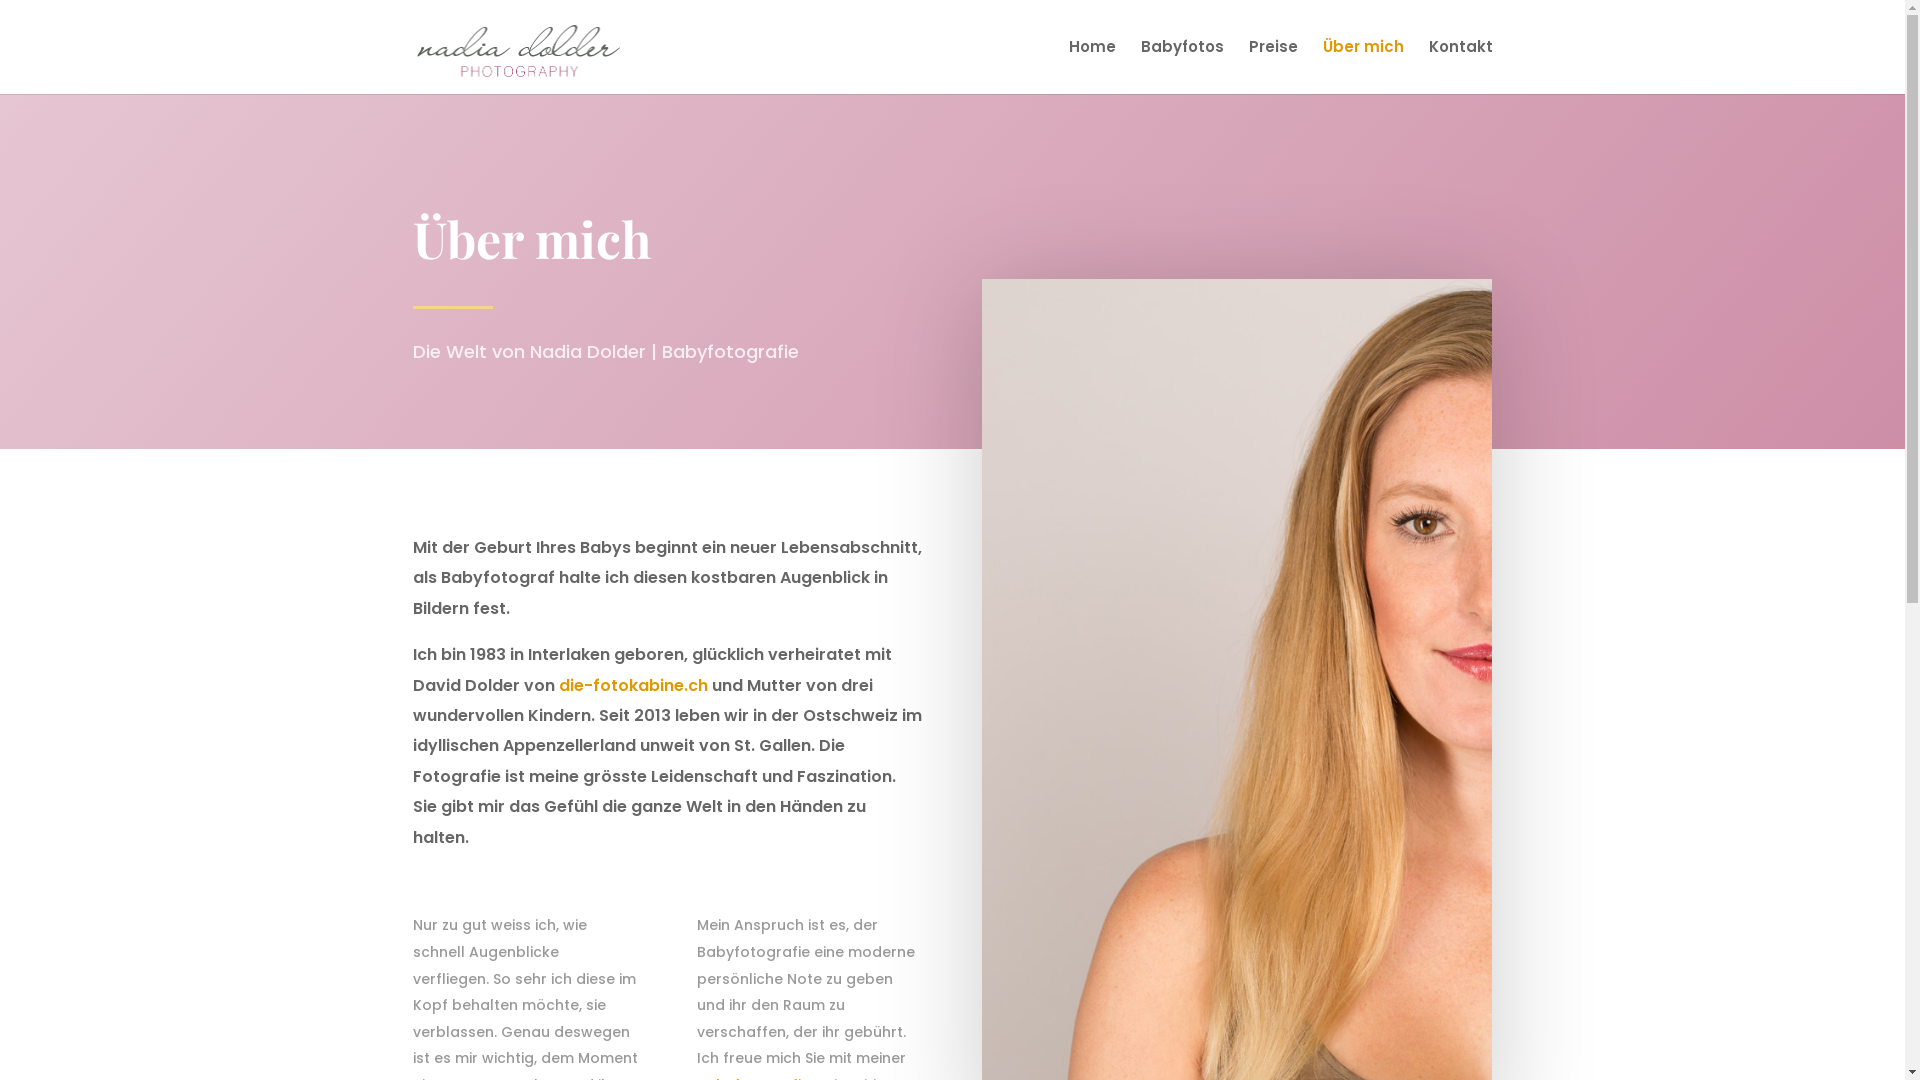  Describe the element at coordinates (1090, 65) in the screenshot. I see `'Home'` at that location.